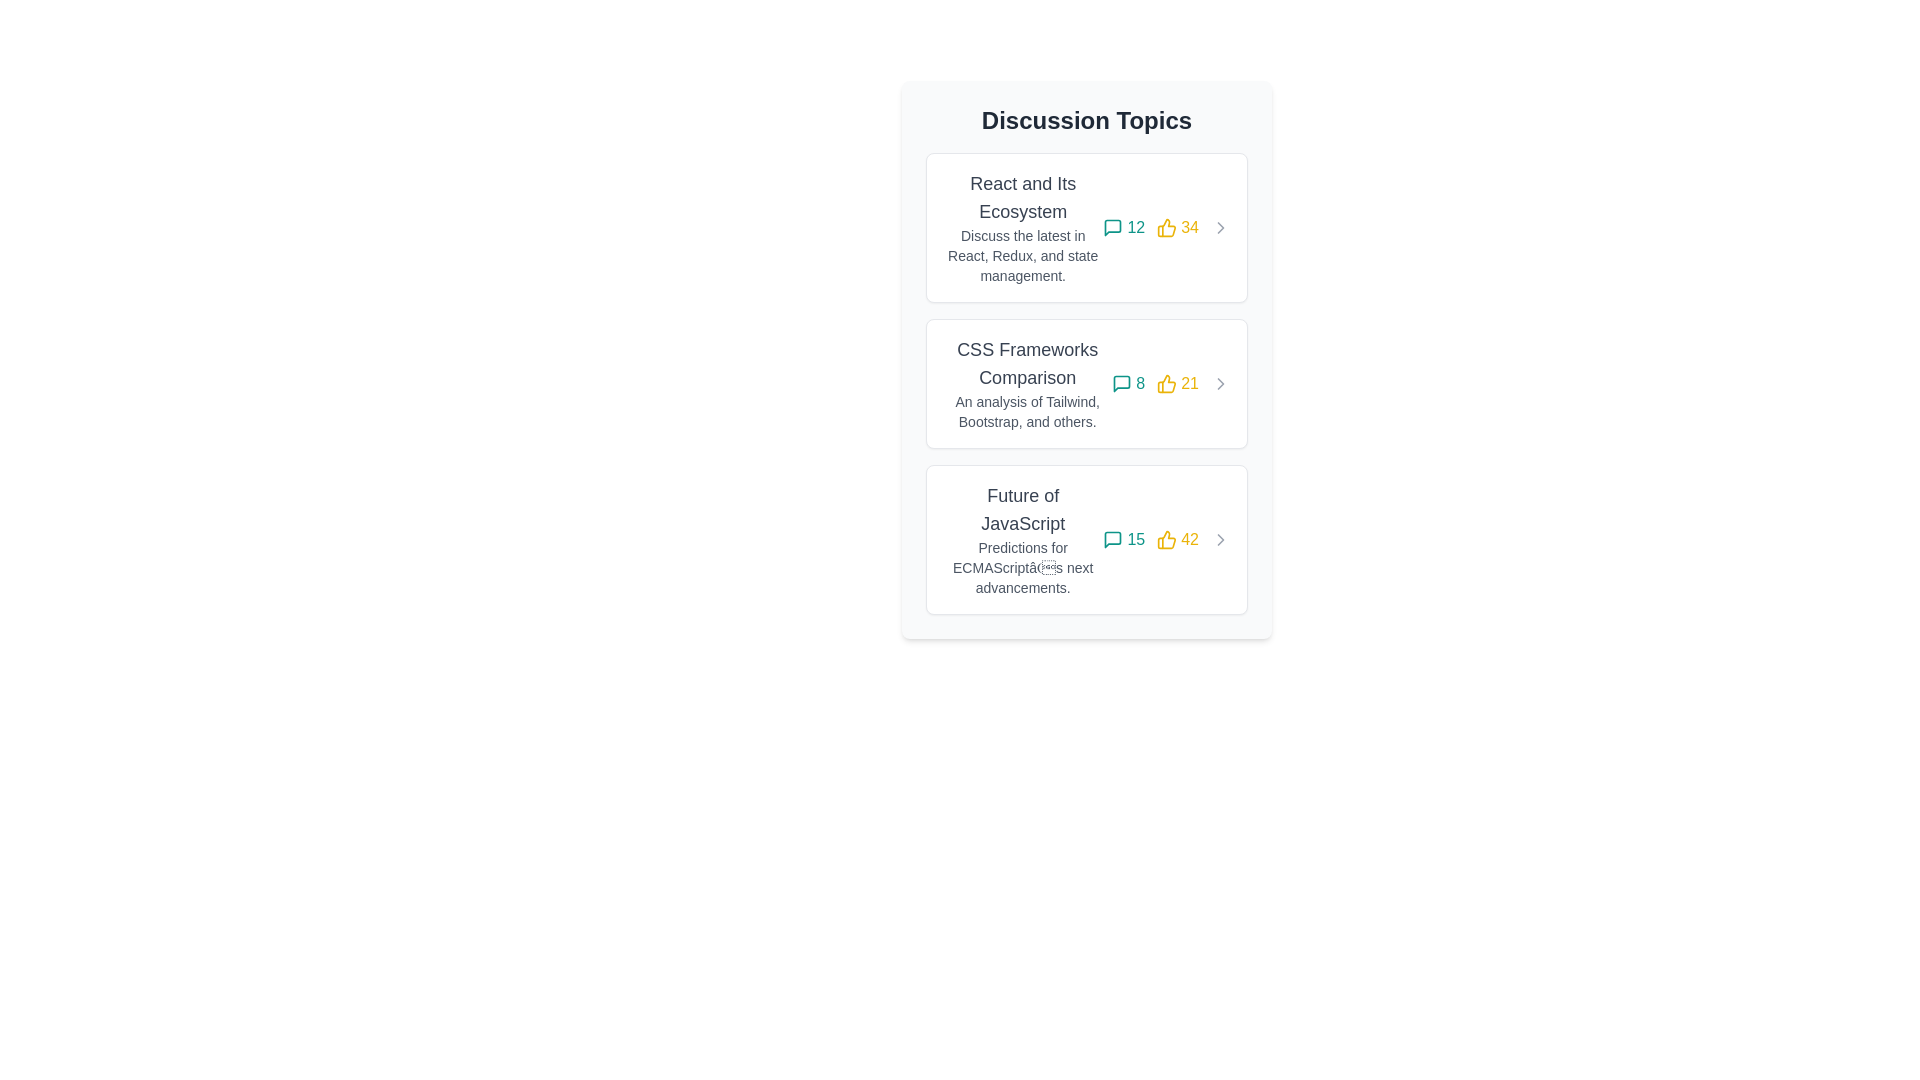 The image size is (1920, 1080). Describe the element at coordinates (1023, 540) in the screenshot. I see `the text display element that summarizes the discussion topic title and description` at that location.